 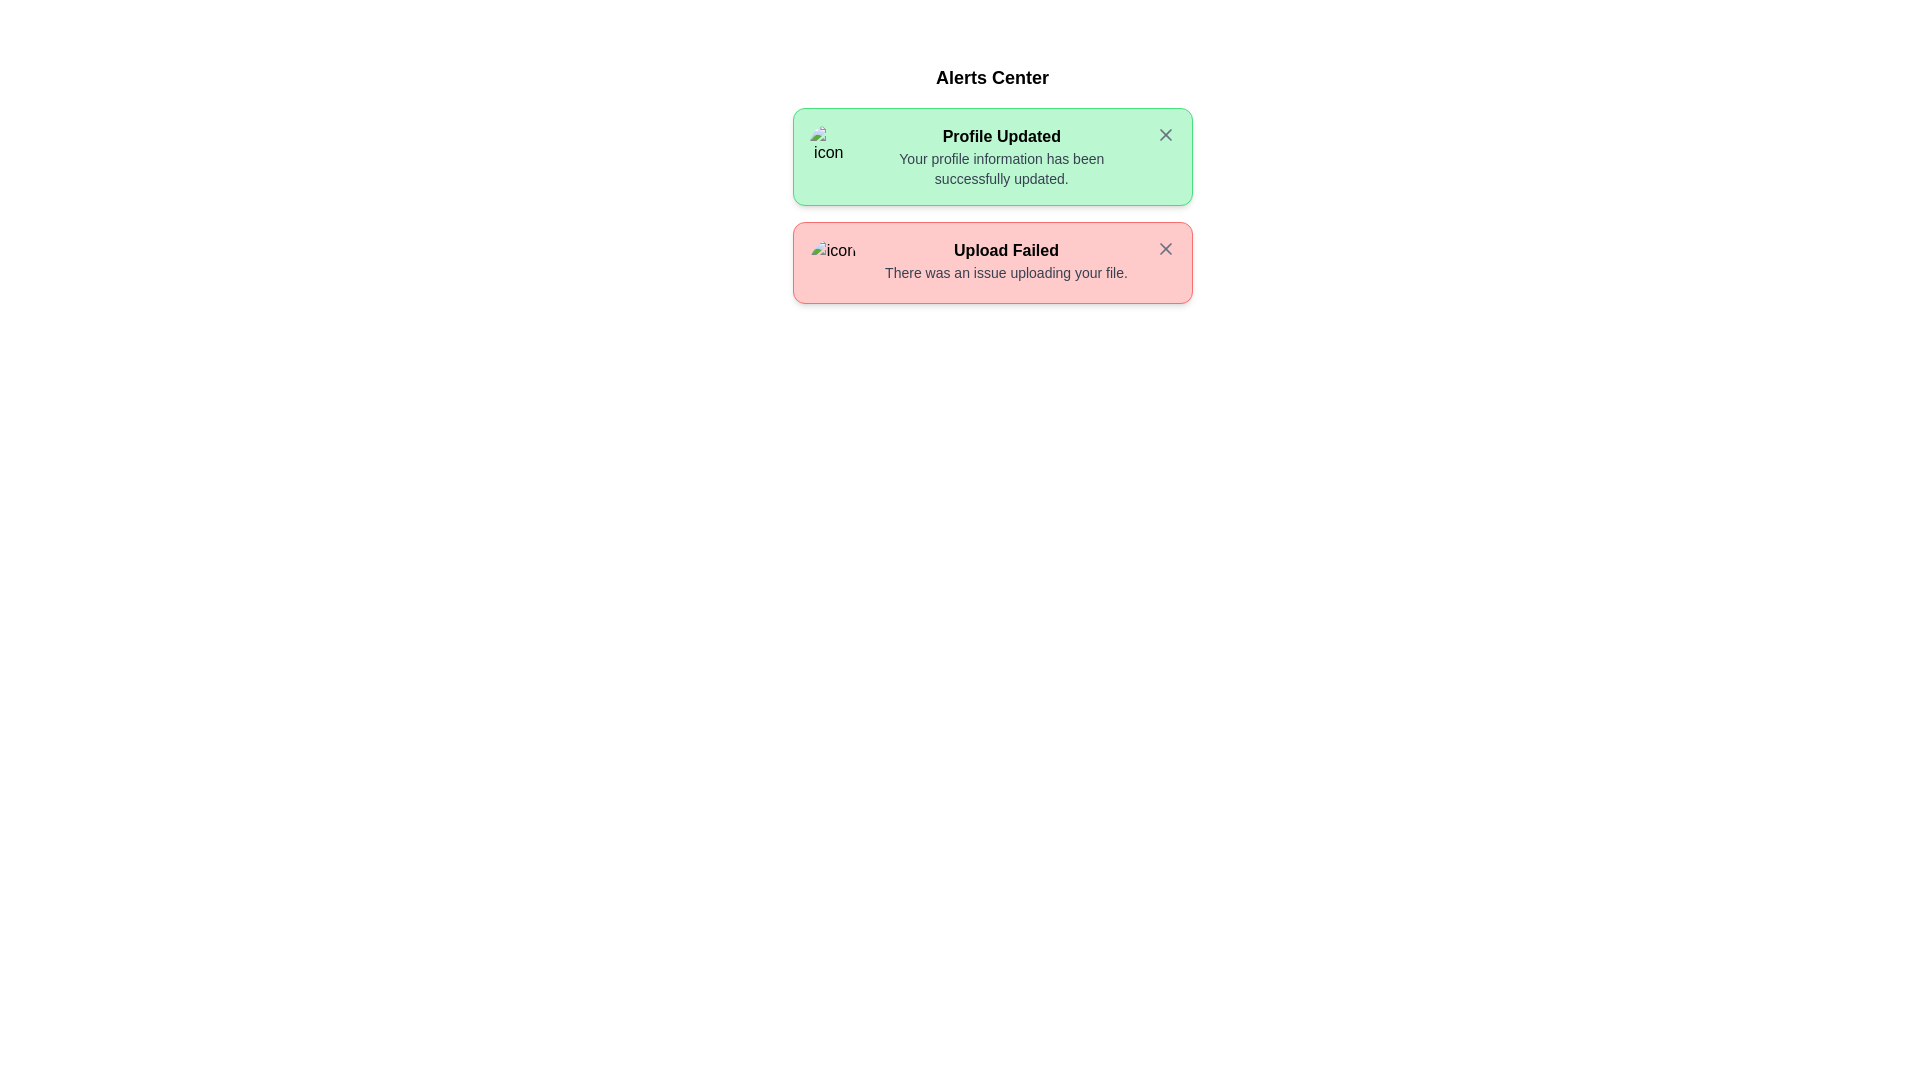 What do you see at coordinates (833, 261) in the screenshot?
I see `the image associated with the alert Upload Failed` at bounding box center [833, 261].